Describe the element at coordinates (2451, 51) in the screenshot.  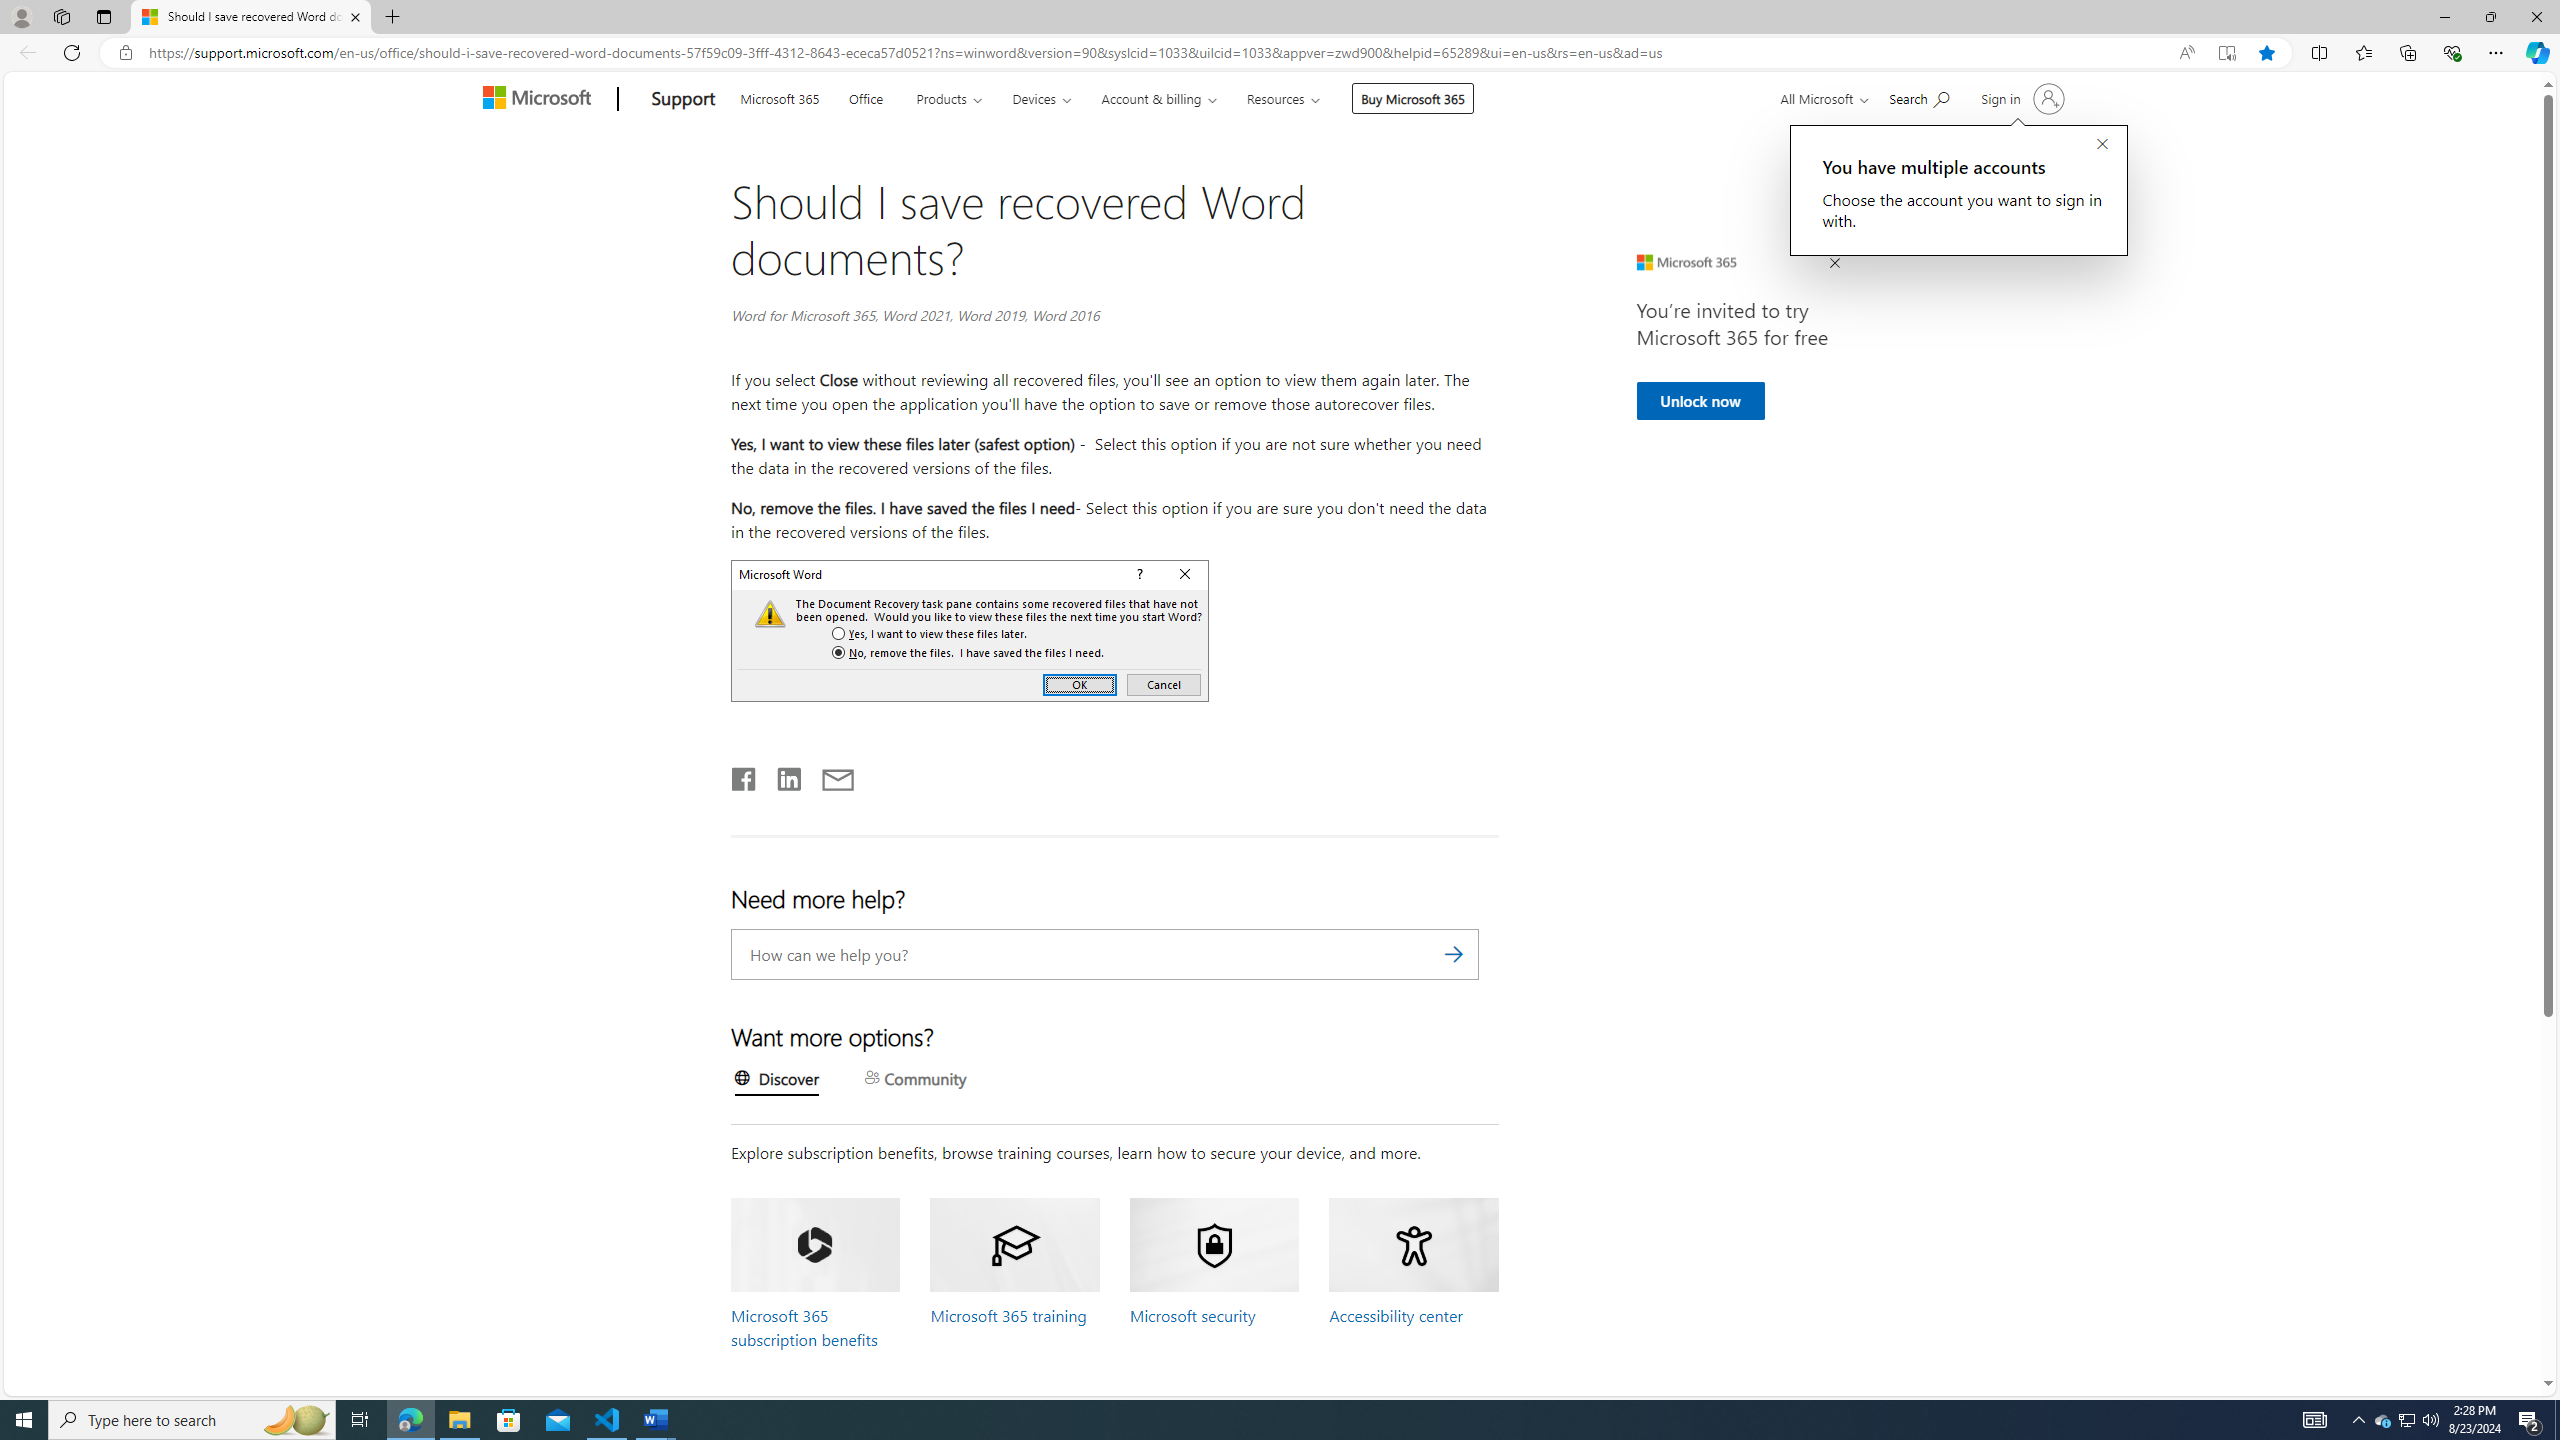
I see `'Browser essentials'` at that location.